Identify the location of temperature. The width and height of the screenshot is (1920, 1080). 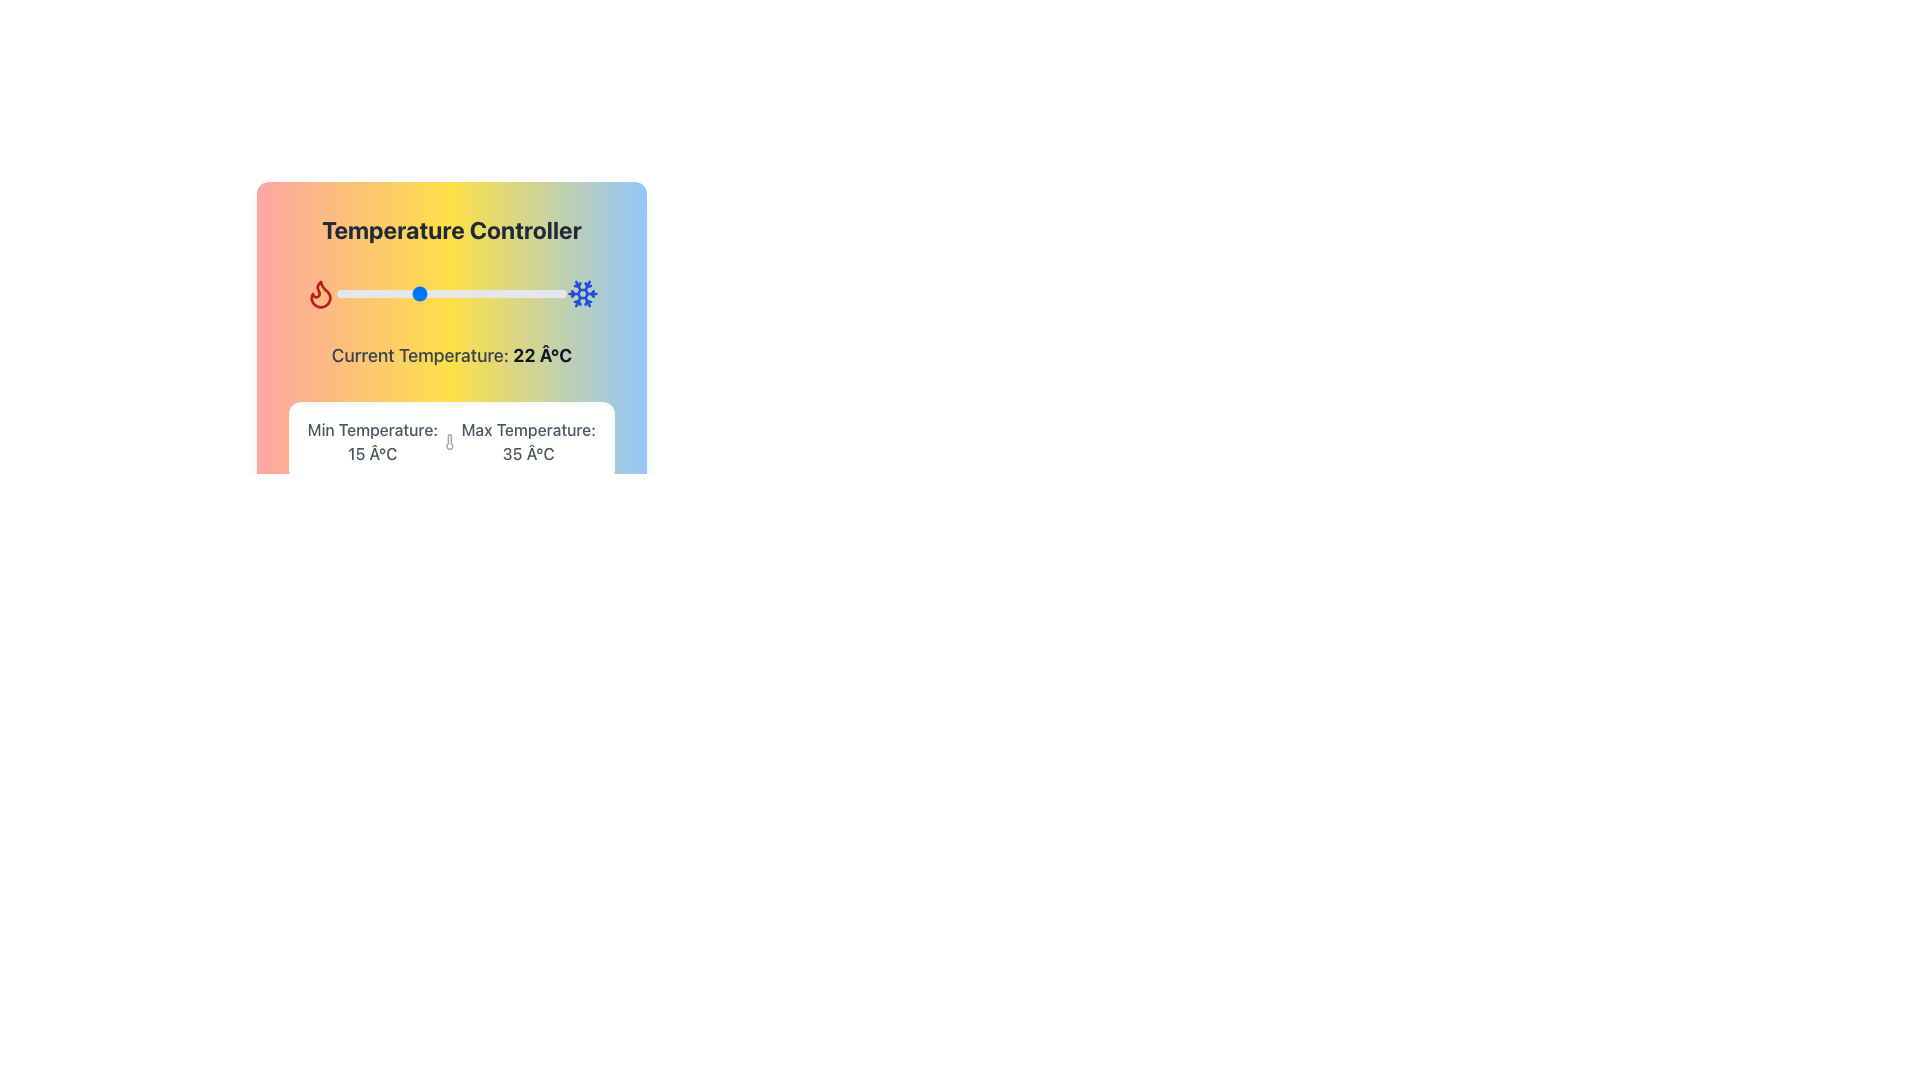
(474, 293).